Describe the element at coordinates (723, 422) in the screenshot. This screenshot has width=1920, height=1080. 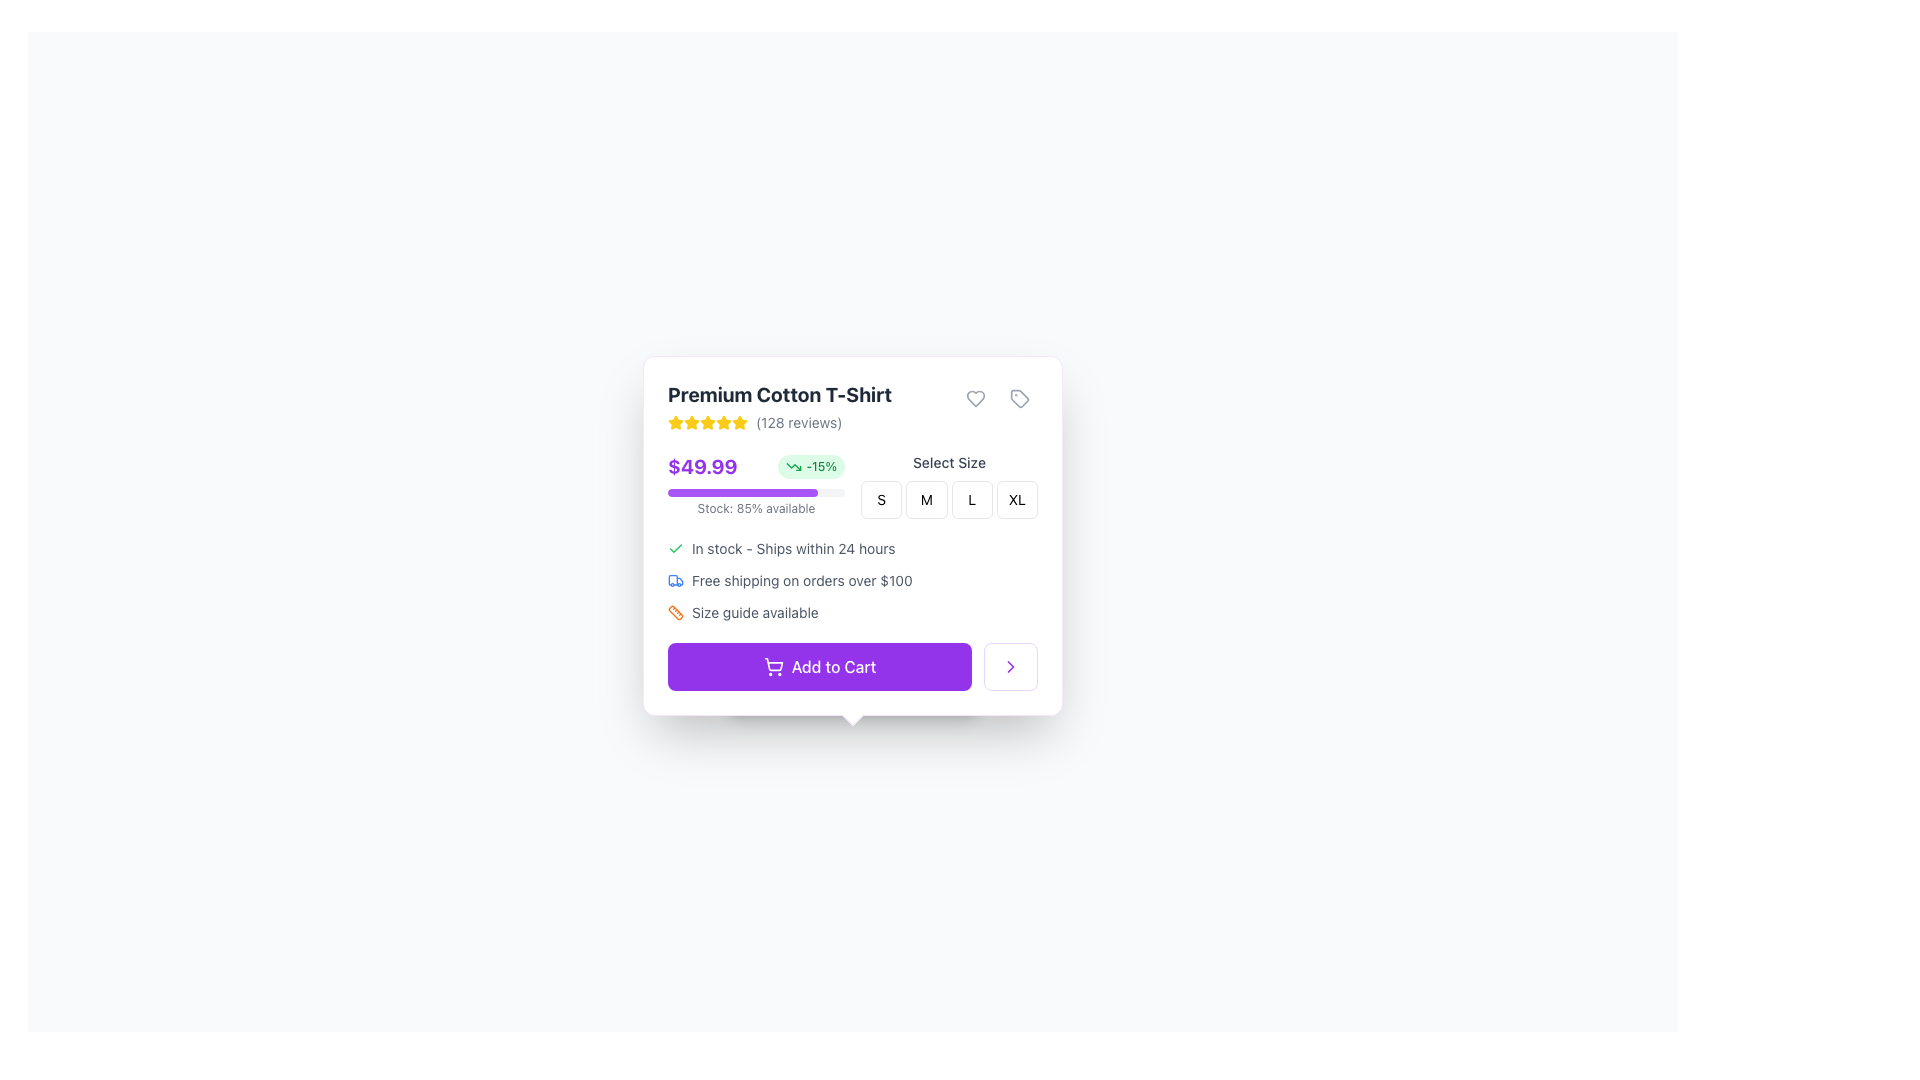
I see `the sixth star-shaped yellow filled icon in the horizontal row of star rating icons within the product card layout` at that location.